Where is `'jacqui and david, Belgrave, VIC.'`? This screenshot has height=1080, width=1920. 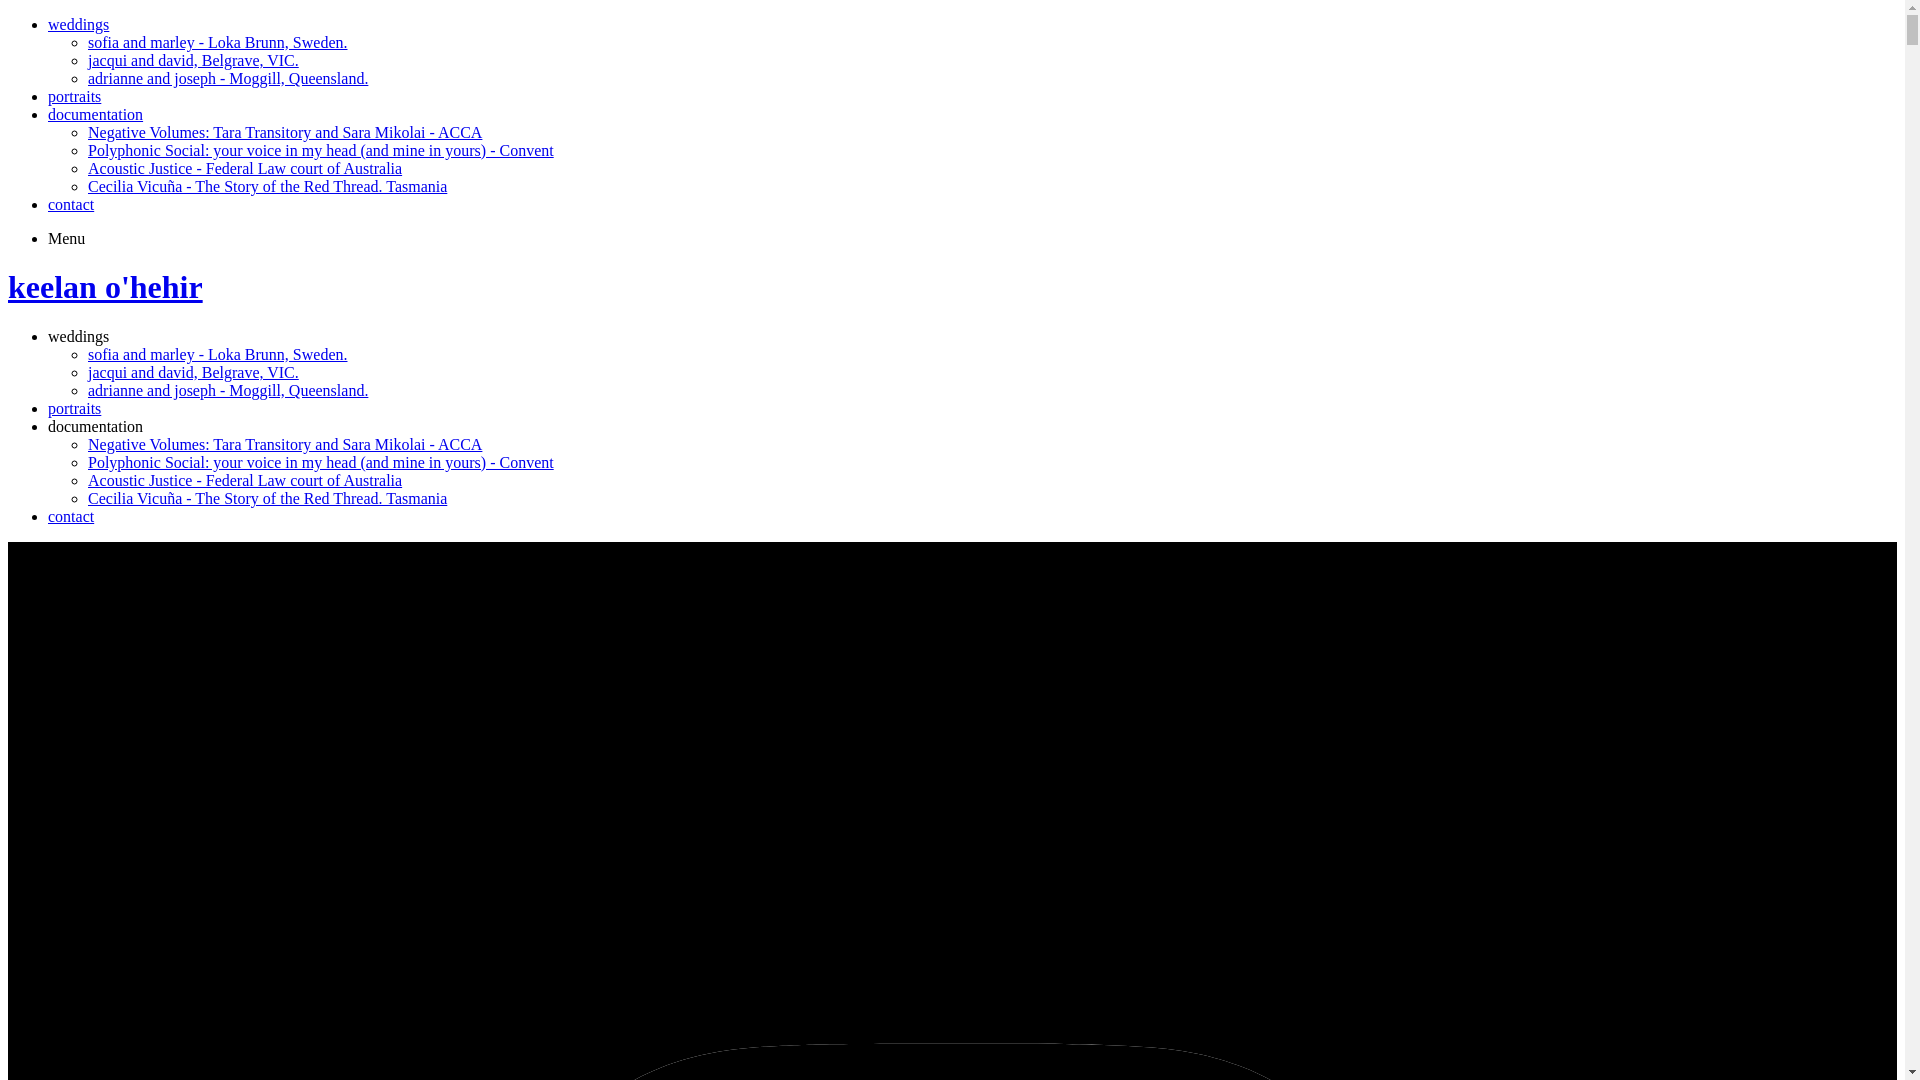 'jacqui and david, Belgrave, VIC.' is located at coordinates (193, 372).